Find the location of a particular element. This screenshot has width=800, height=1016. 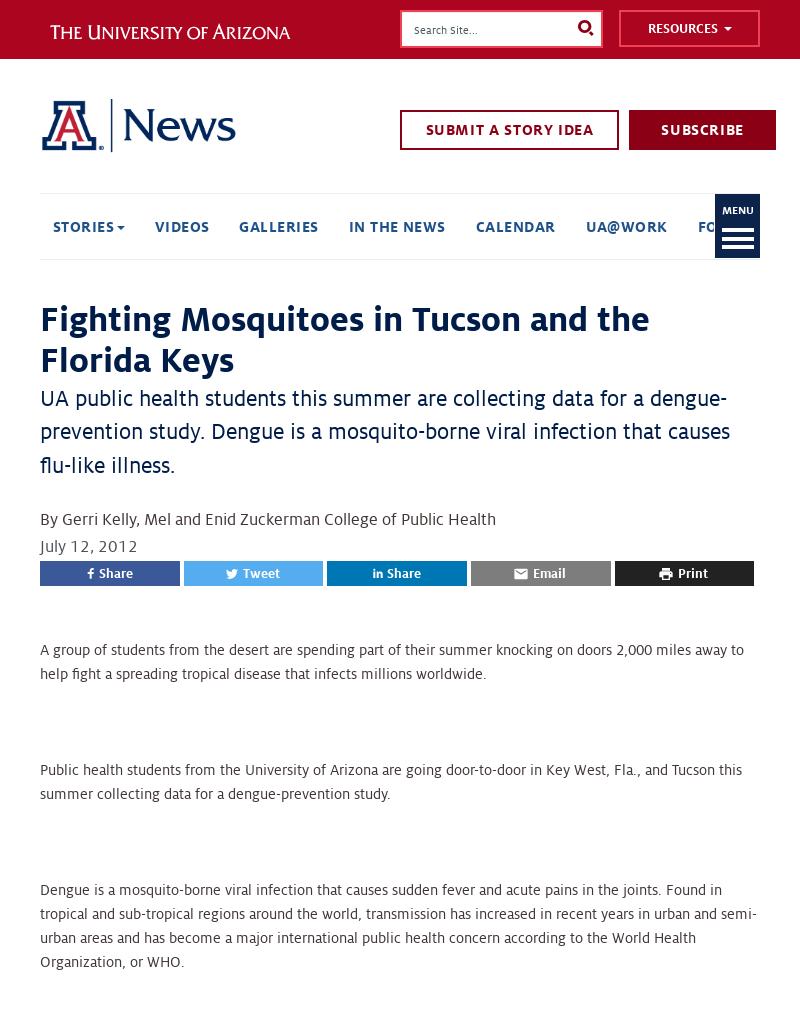

'Fighting Mosquitoes in Tucson and the Florida Keys' is located at coordinates (39, 340).